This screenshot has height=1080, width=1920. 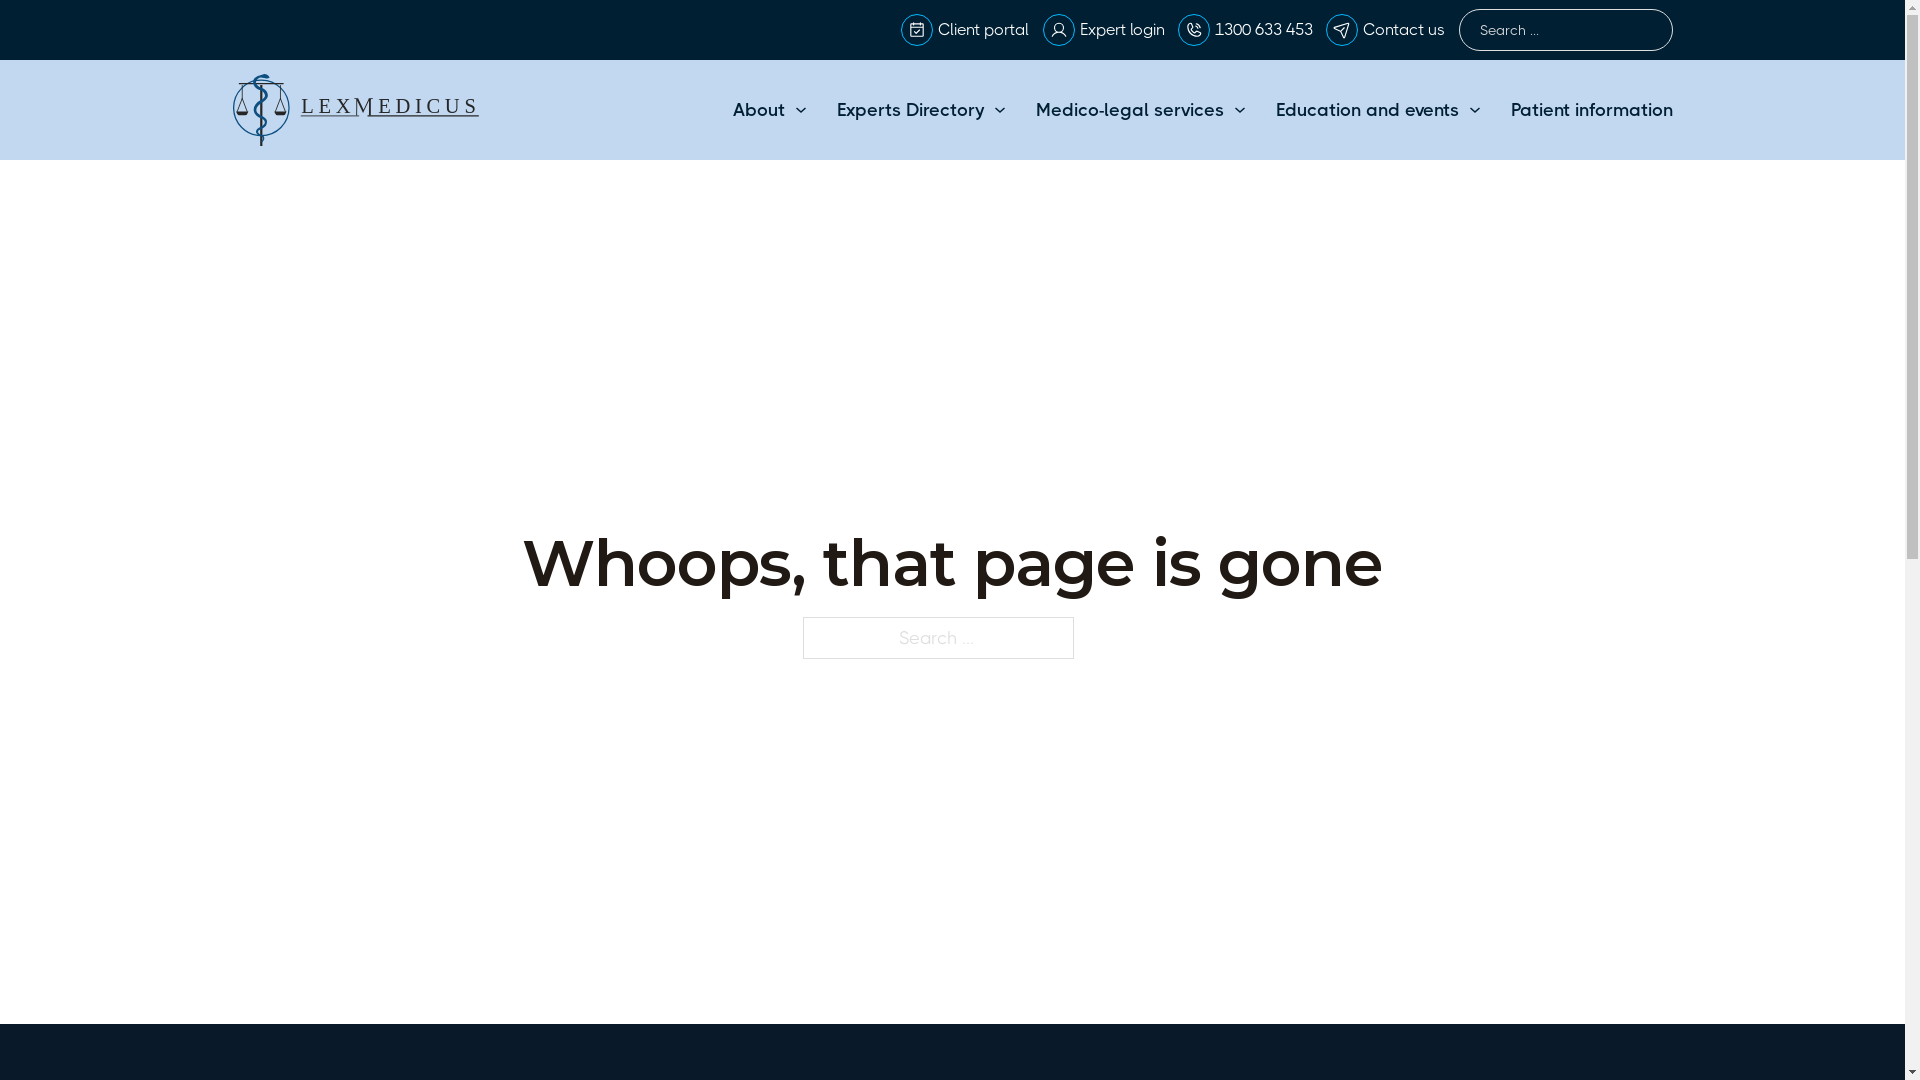 What do you see at coordinates (1129, 109) in the screenshot?
I see `'Medico-legal services'` at bounding box center [1129, 109].